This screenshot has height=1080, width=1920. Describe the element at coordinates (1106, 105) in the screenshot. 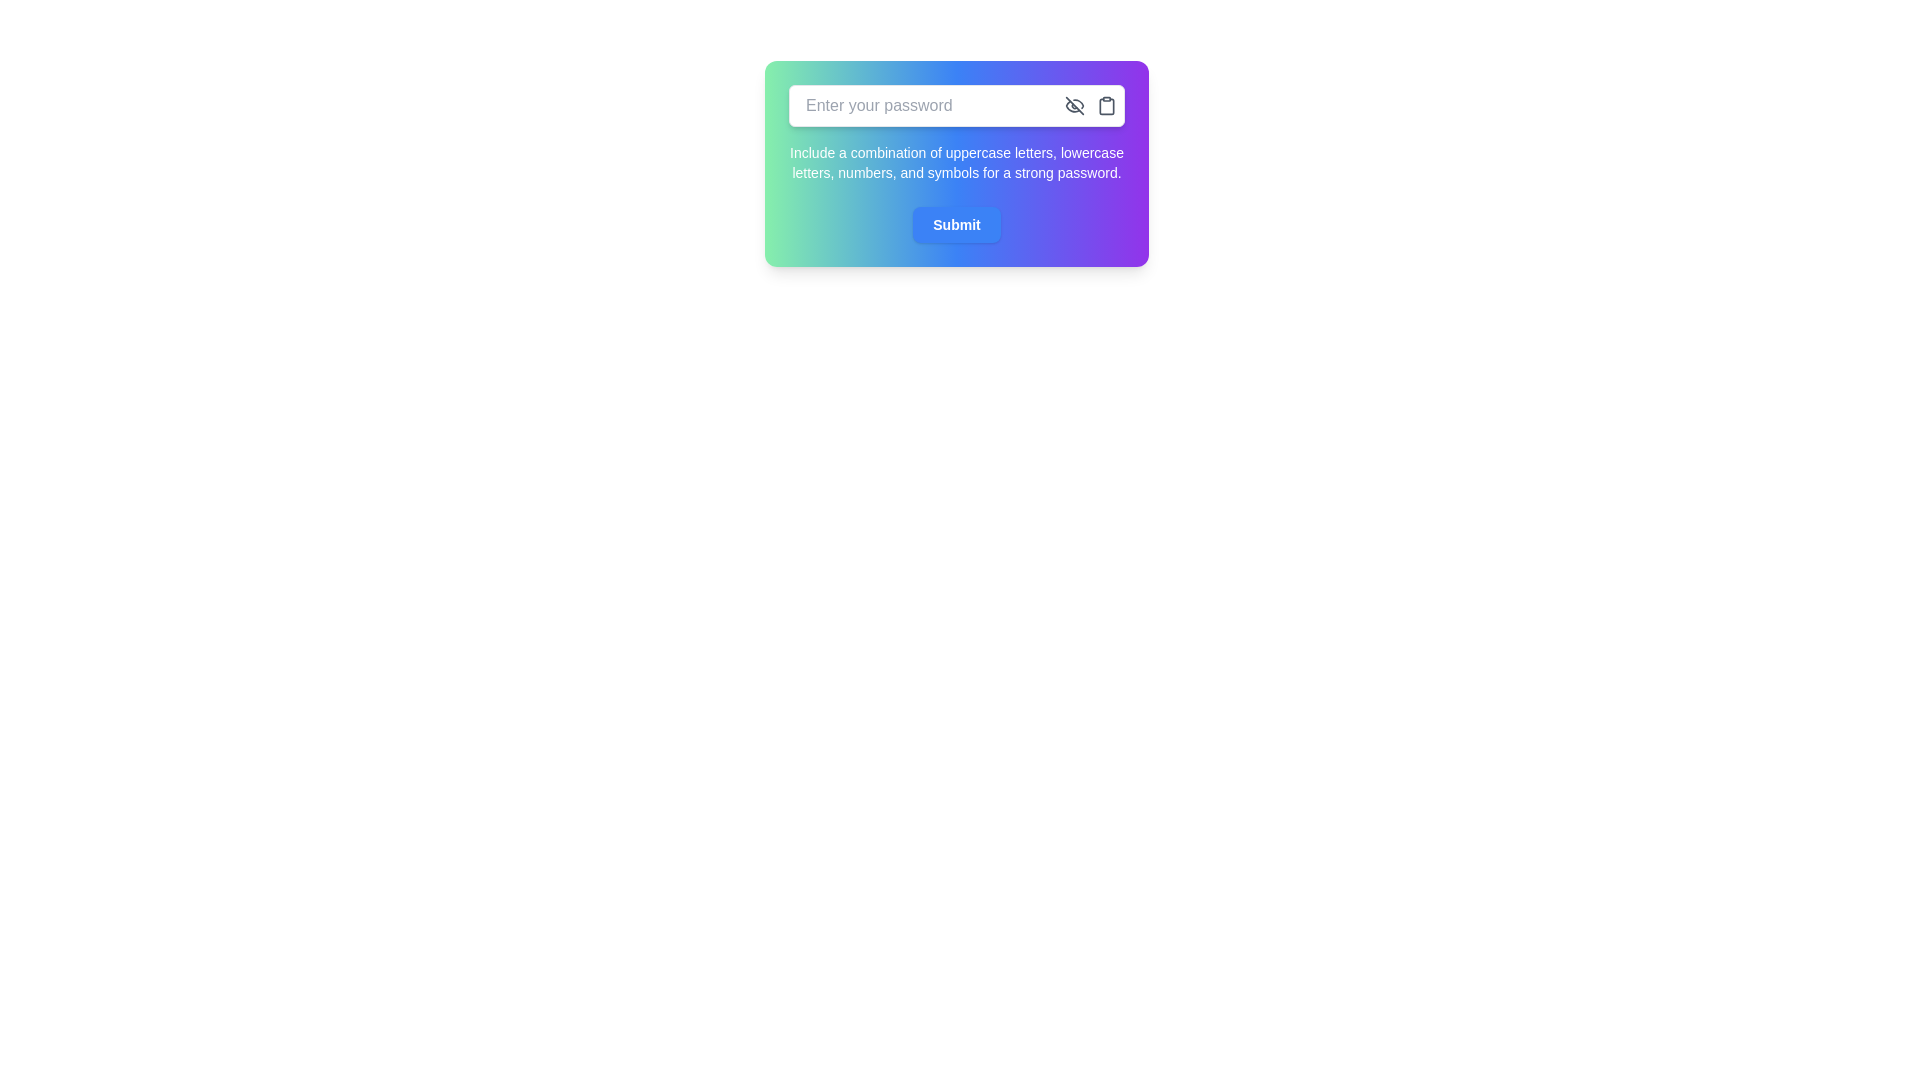

I see `the copy-to-clipboard icon button located on the far-right side of the password input field` at that location.